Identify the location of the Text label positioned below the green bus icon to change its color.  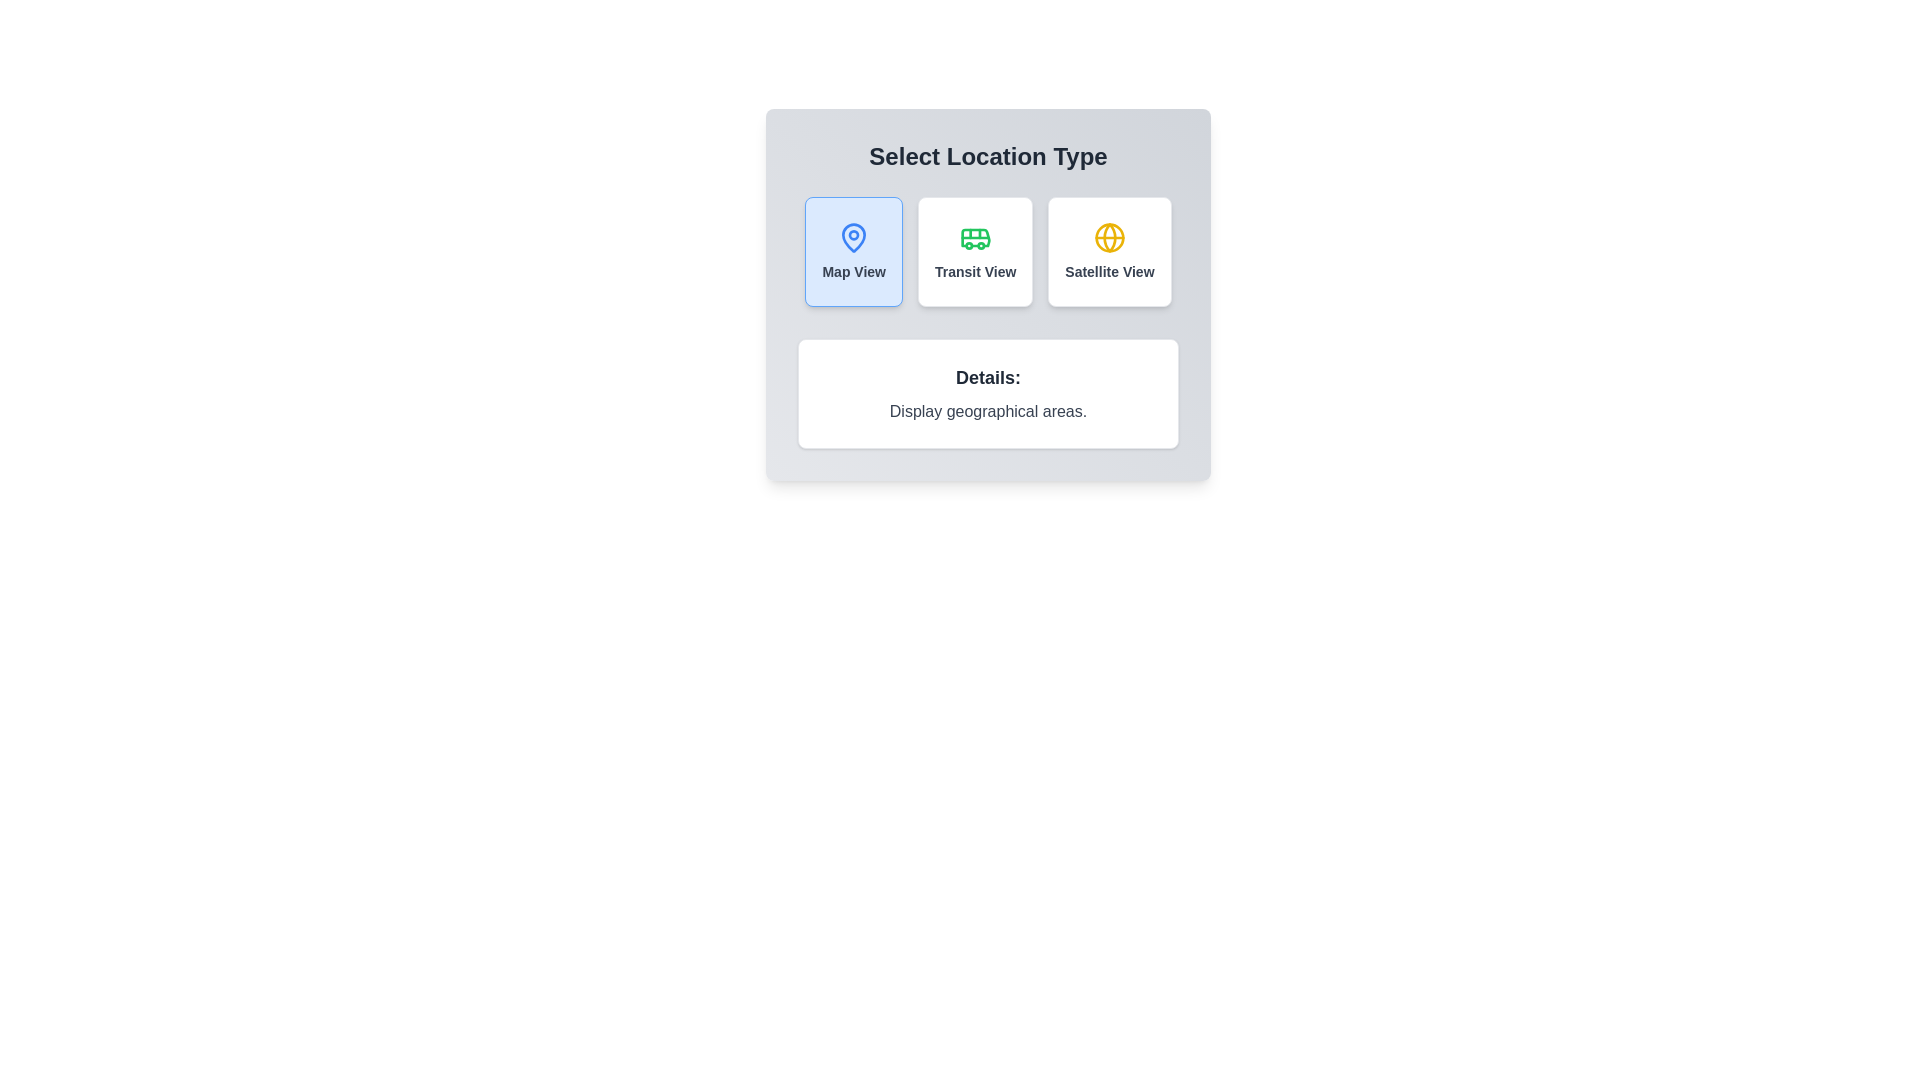
(975, 272).